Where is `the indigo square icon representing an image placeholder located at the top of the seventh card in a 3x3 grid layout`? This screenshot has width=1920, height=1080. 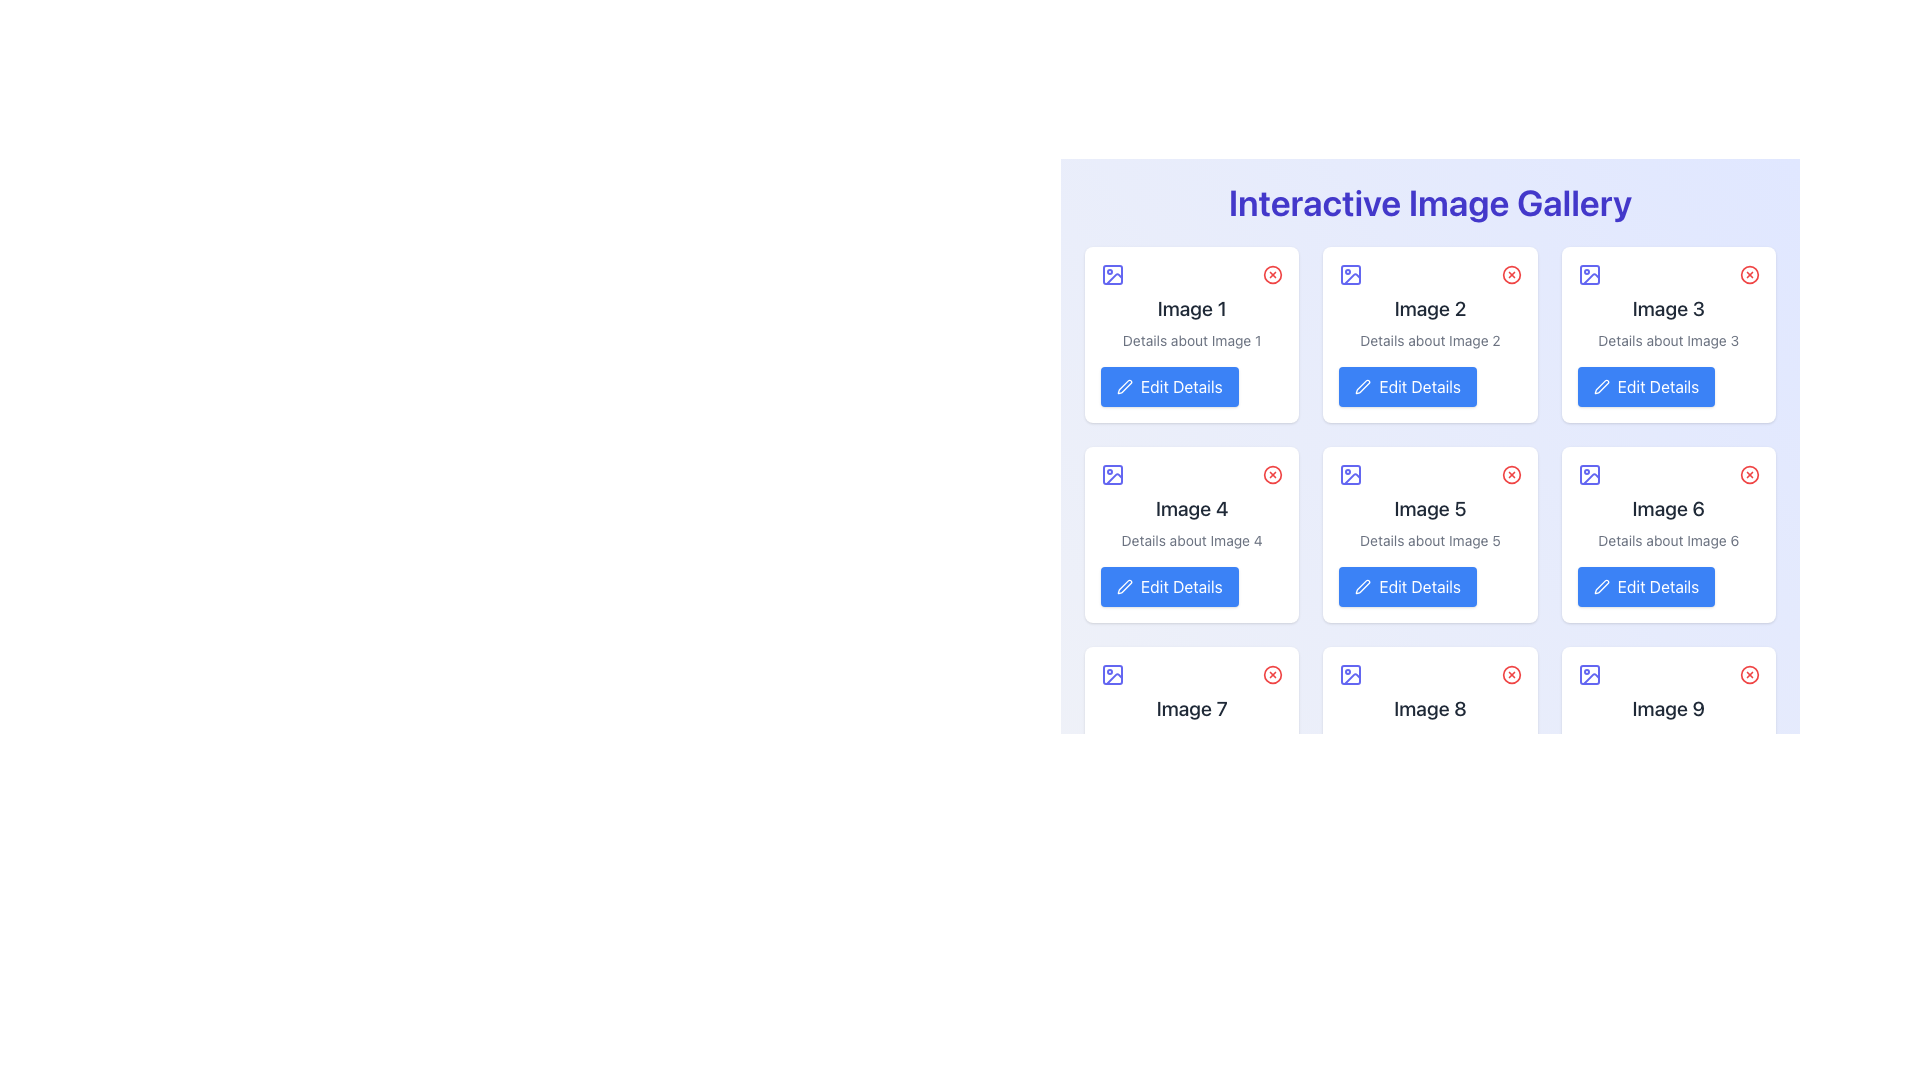
the indigo square icon representing an image placeholder located at the top of the seventh card in a 3x3 grid layout is located at coordinates (1112, 675).